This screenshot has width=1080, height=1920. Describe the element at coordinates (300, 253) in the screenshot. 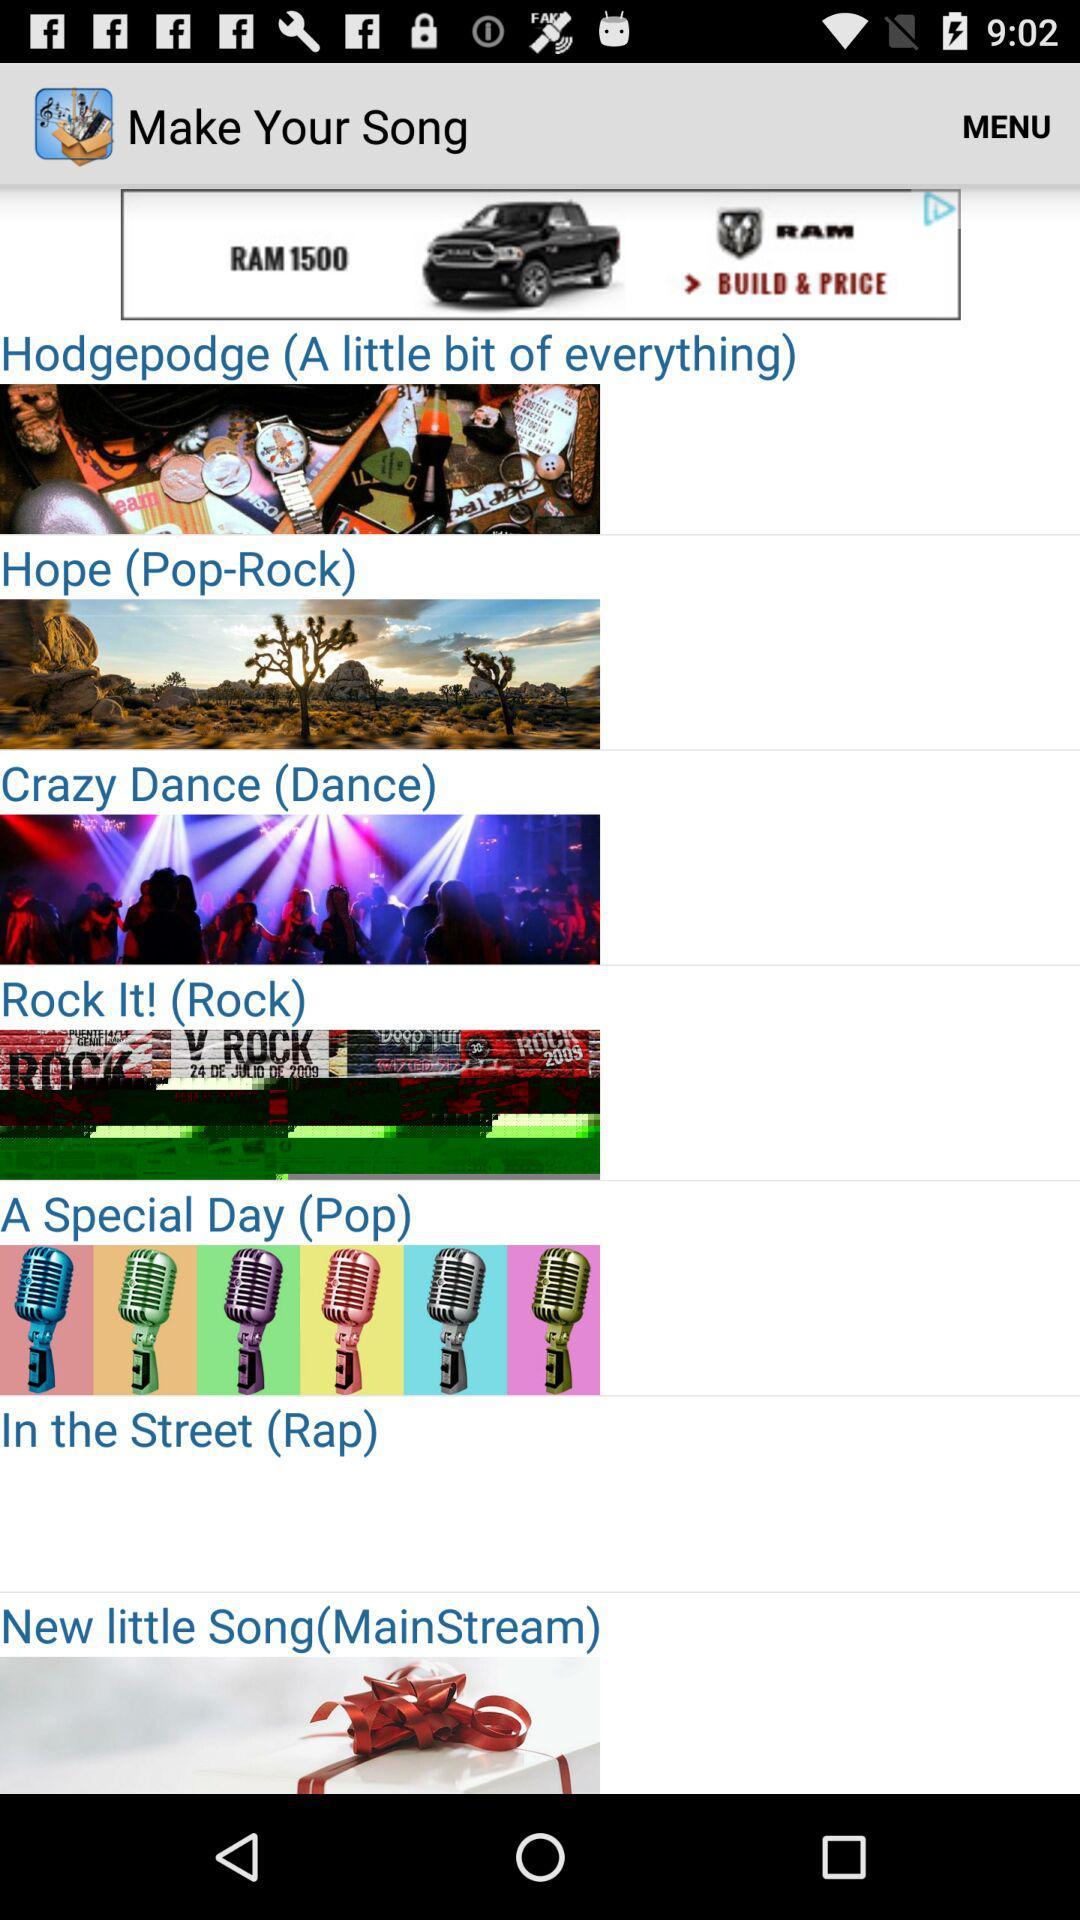

I see `choose the selection` at that location.